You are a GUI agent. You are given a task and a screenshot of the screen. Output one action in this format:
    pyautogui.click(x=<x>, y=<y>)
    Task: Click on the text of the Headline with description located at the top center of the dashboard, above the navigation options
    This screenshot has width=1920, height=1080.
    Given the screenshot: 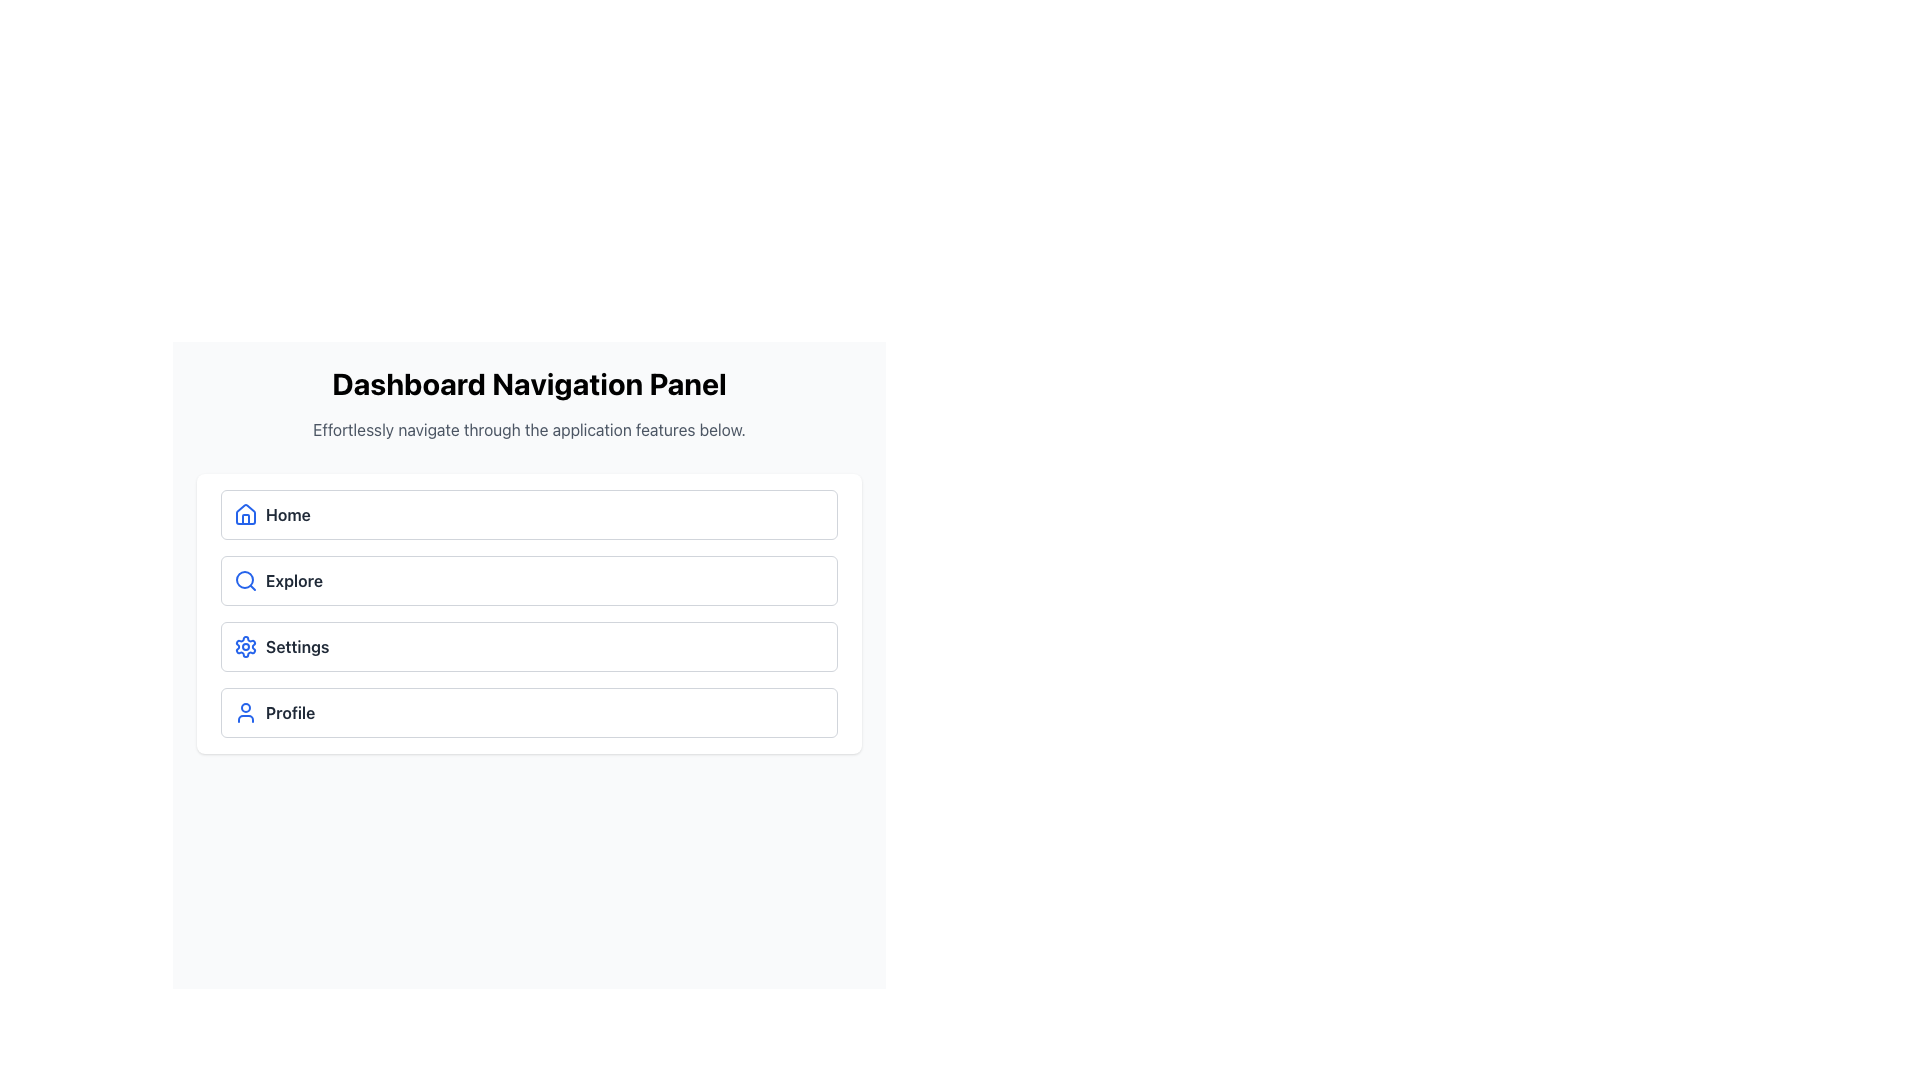 What is the action you would take?
    pyautogui.click(x=529, y=404)
    